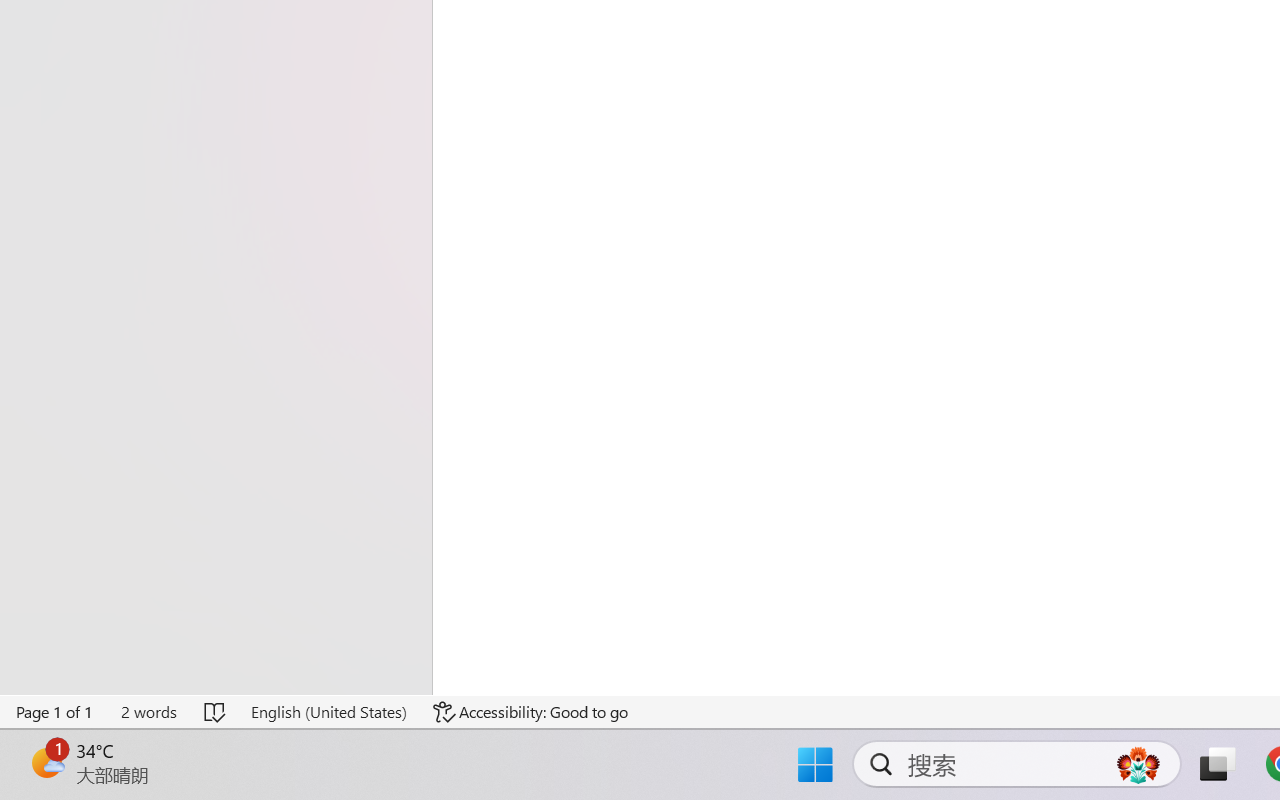 The image size is (1280, 800). What do you see at coordinates (1138, 764) in the screenshot?
I see `'AutomationID: DynamicSearchBoxGleamImage'` at bounding box center [1138, 764].